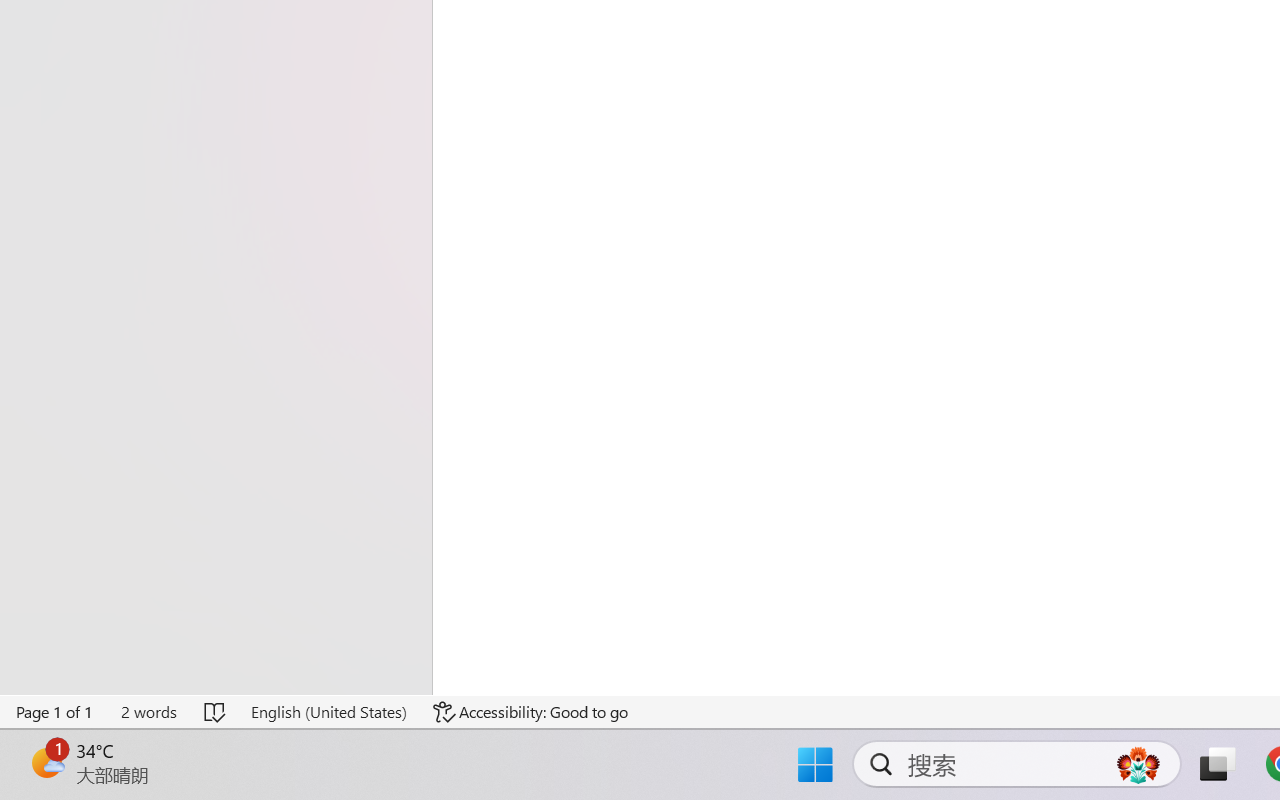 The image size is (1280, 800). What do you see at coordinates (1138, 764) in the screenshot?
I see `'AutomationID: DynamicSearchBoxGleamImage'` at bounding box center [1138, 764].